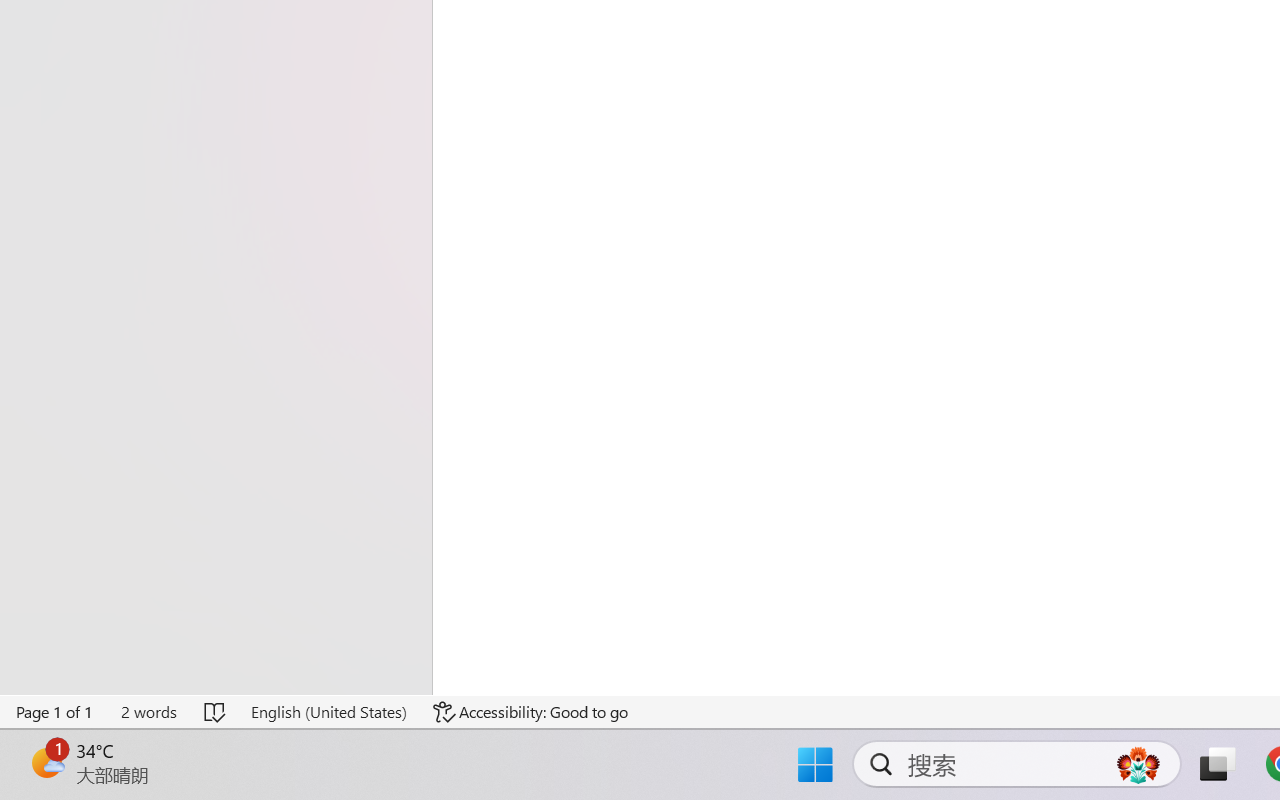 The image size is (1280, 800). What do you see at coordinates (1138, 764) in the screenshot?
I see `'AutomationID: DynamicSearchBoxGleamImage'` at bounding box center [1138, 764].